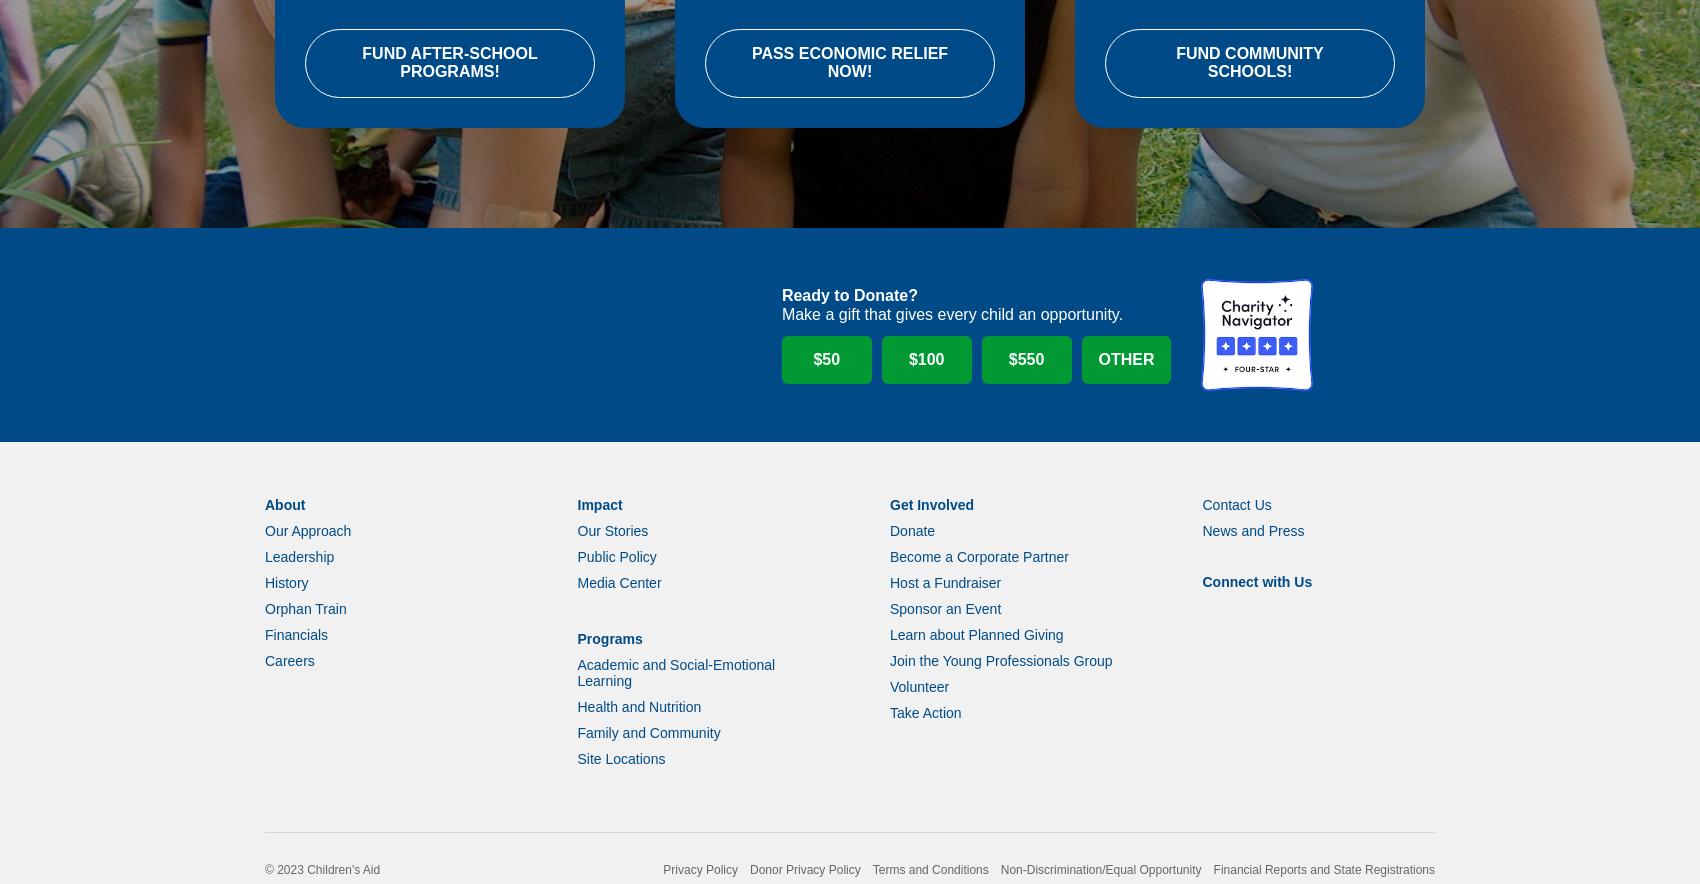  I want to click on 'Health and Nutrition', so click(575, 732).